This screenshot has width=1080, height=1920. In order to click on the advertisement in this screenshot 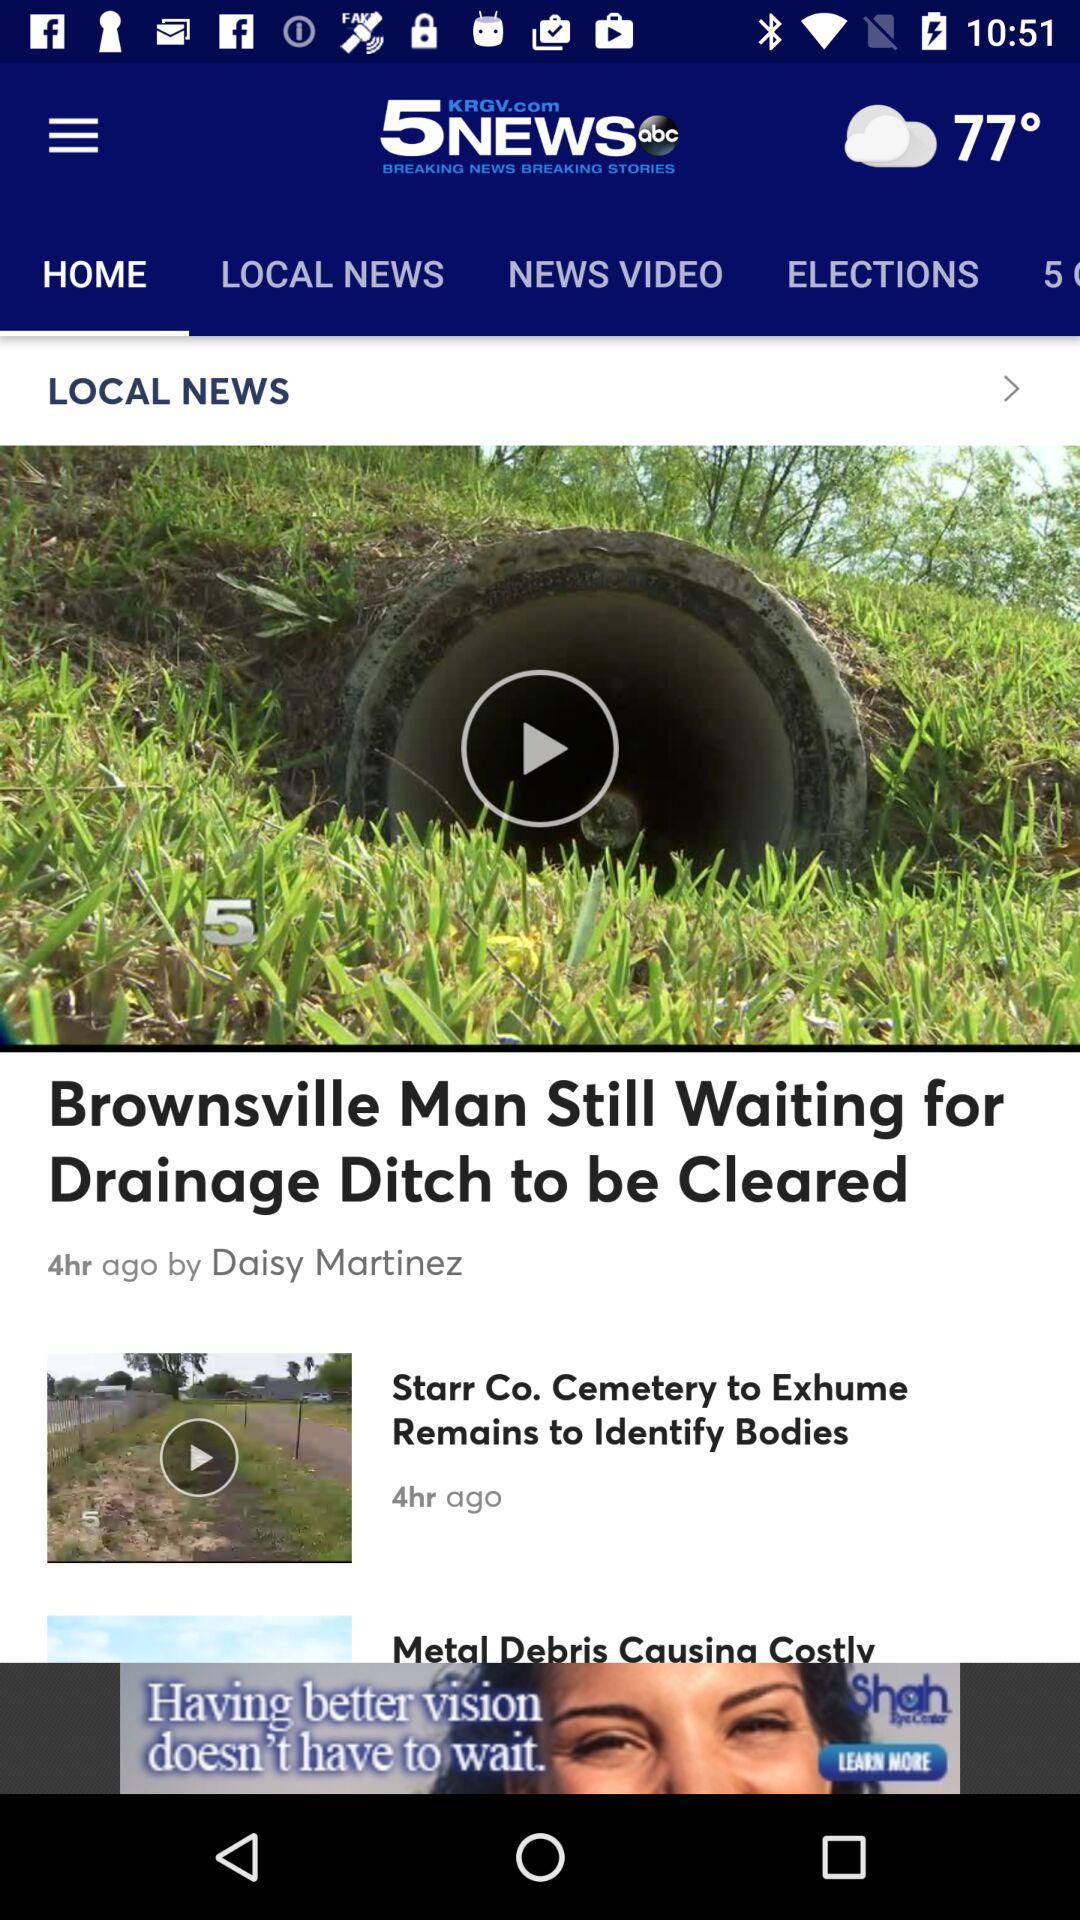, I will do `click(540, 1727)`.